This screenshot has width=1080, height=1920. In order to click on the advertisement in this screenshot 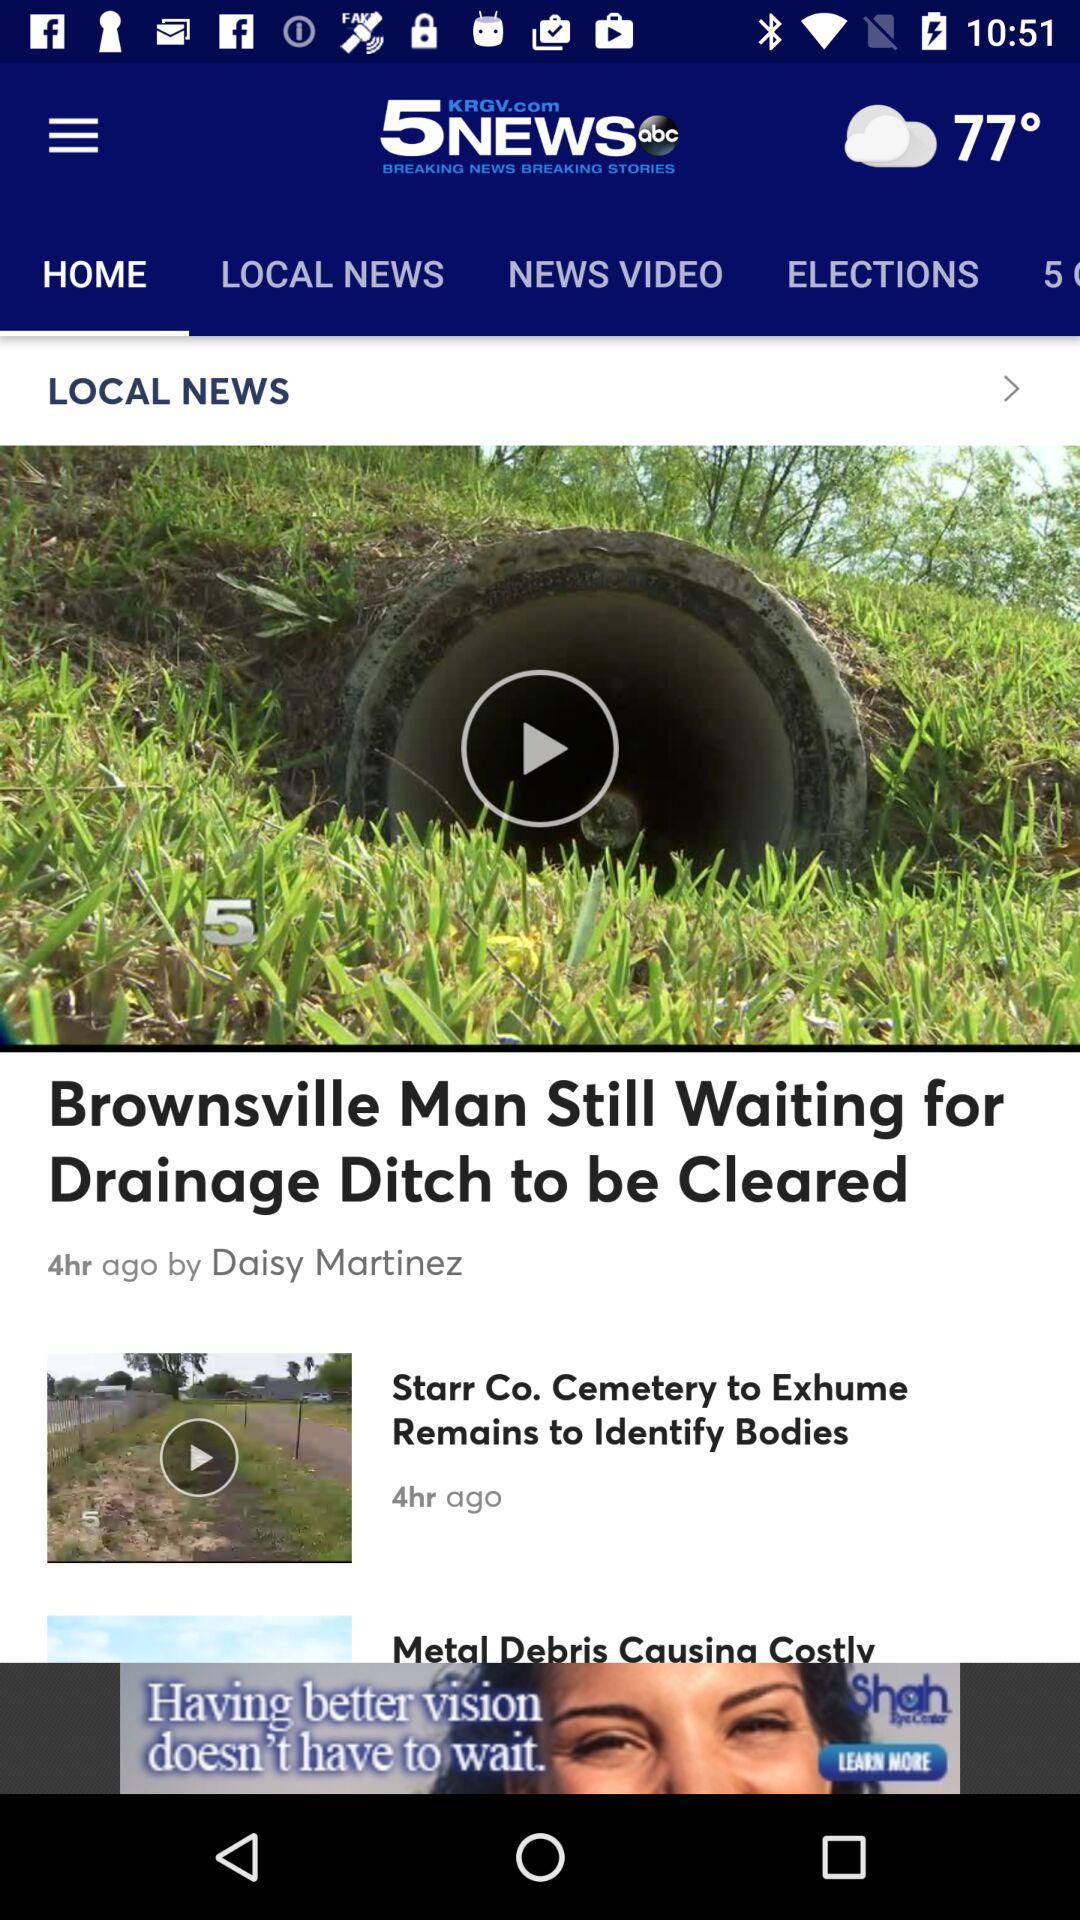, I will do `click(540, 1727)`.